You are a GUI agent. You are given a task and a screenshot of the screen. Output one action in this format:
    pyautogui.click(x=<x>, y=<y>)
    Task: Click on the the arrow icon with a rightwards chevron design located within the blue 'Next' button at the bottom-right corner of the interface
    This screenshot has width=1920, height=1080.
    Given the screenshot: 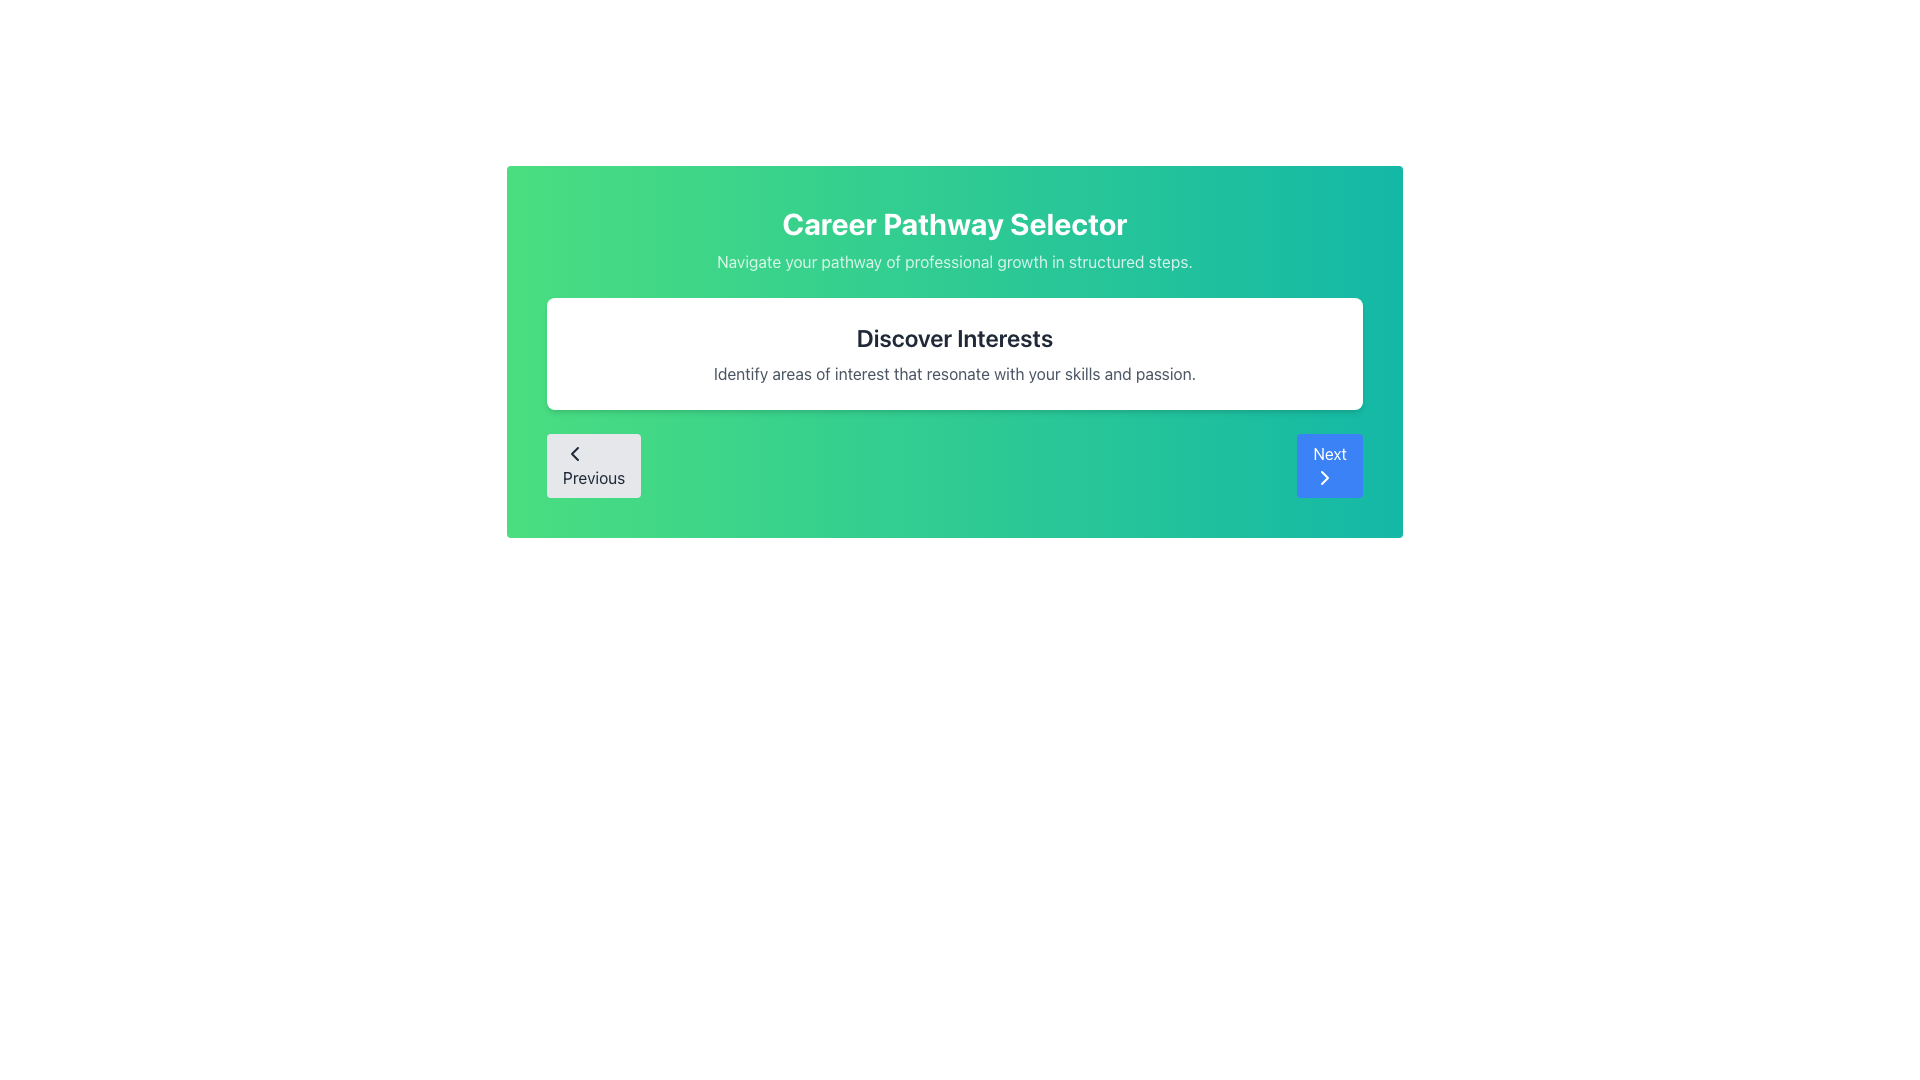 What is the action you would take?
    pyautogui.click(x=1325, y=478)
    